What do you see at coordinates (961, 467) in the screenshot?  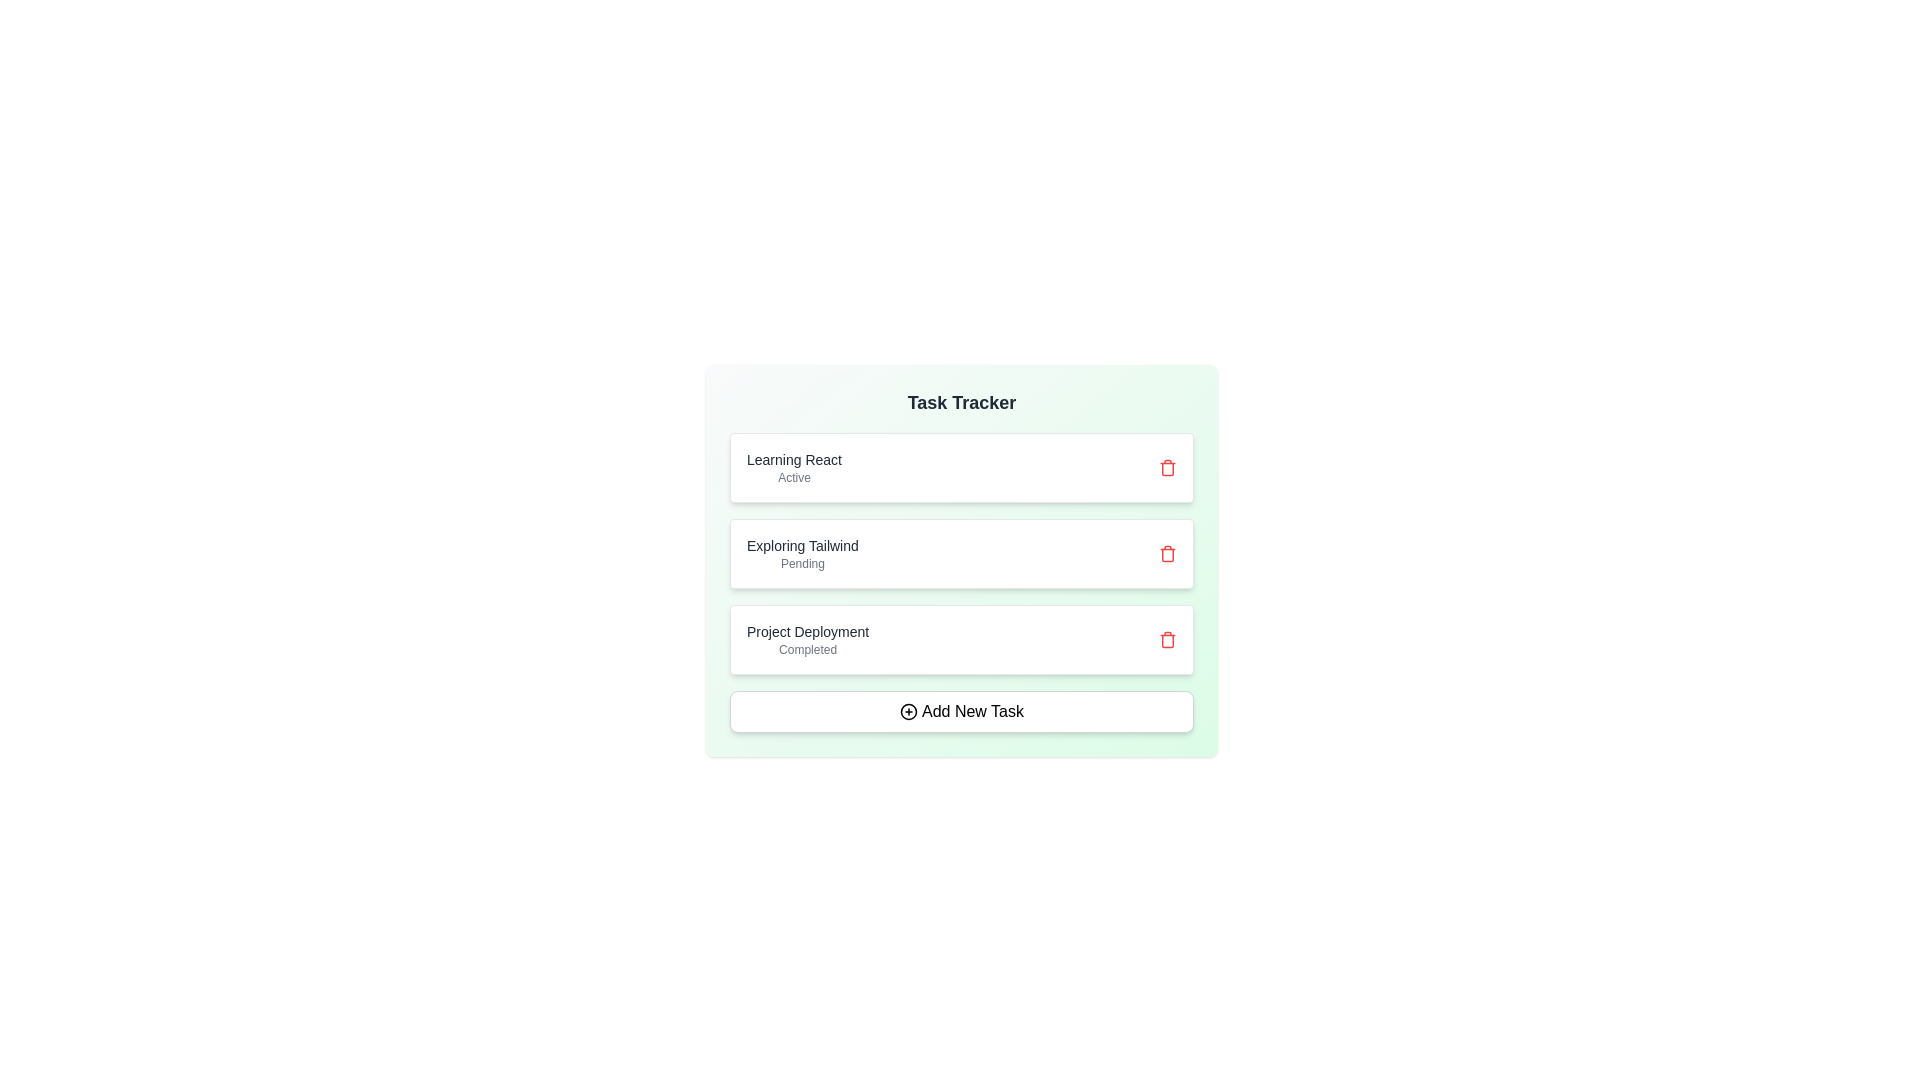 I see `the task card corresponding to Learning React` at bounding box center [961, 467].